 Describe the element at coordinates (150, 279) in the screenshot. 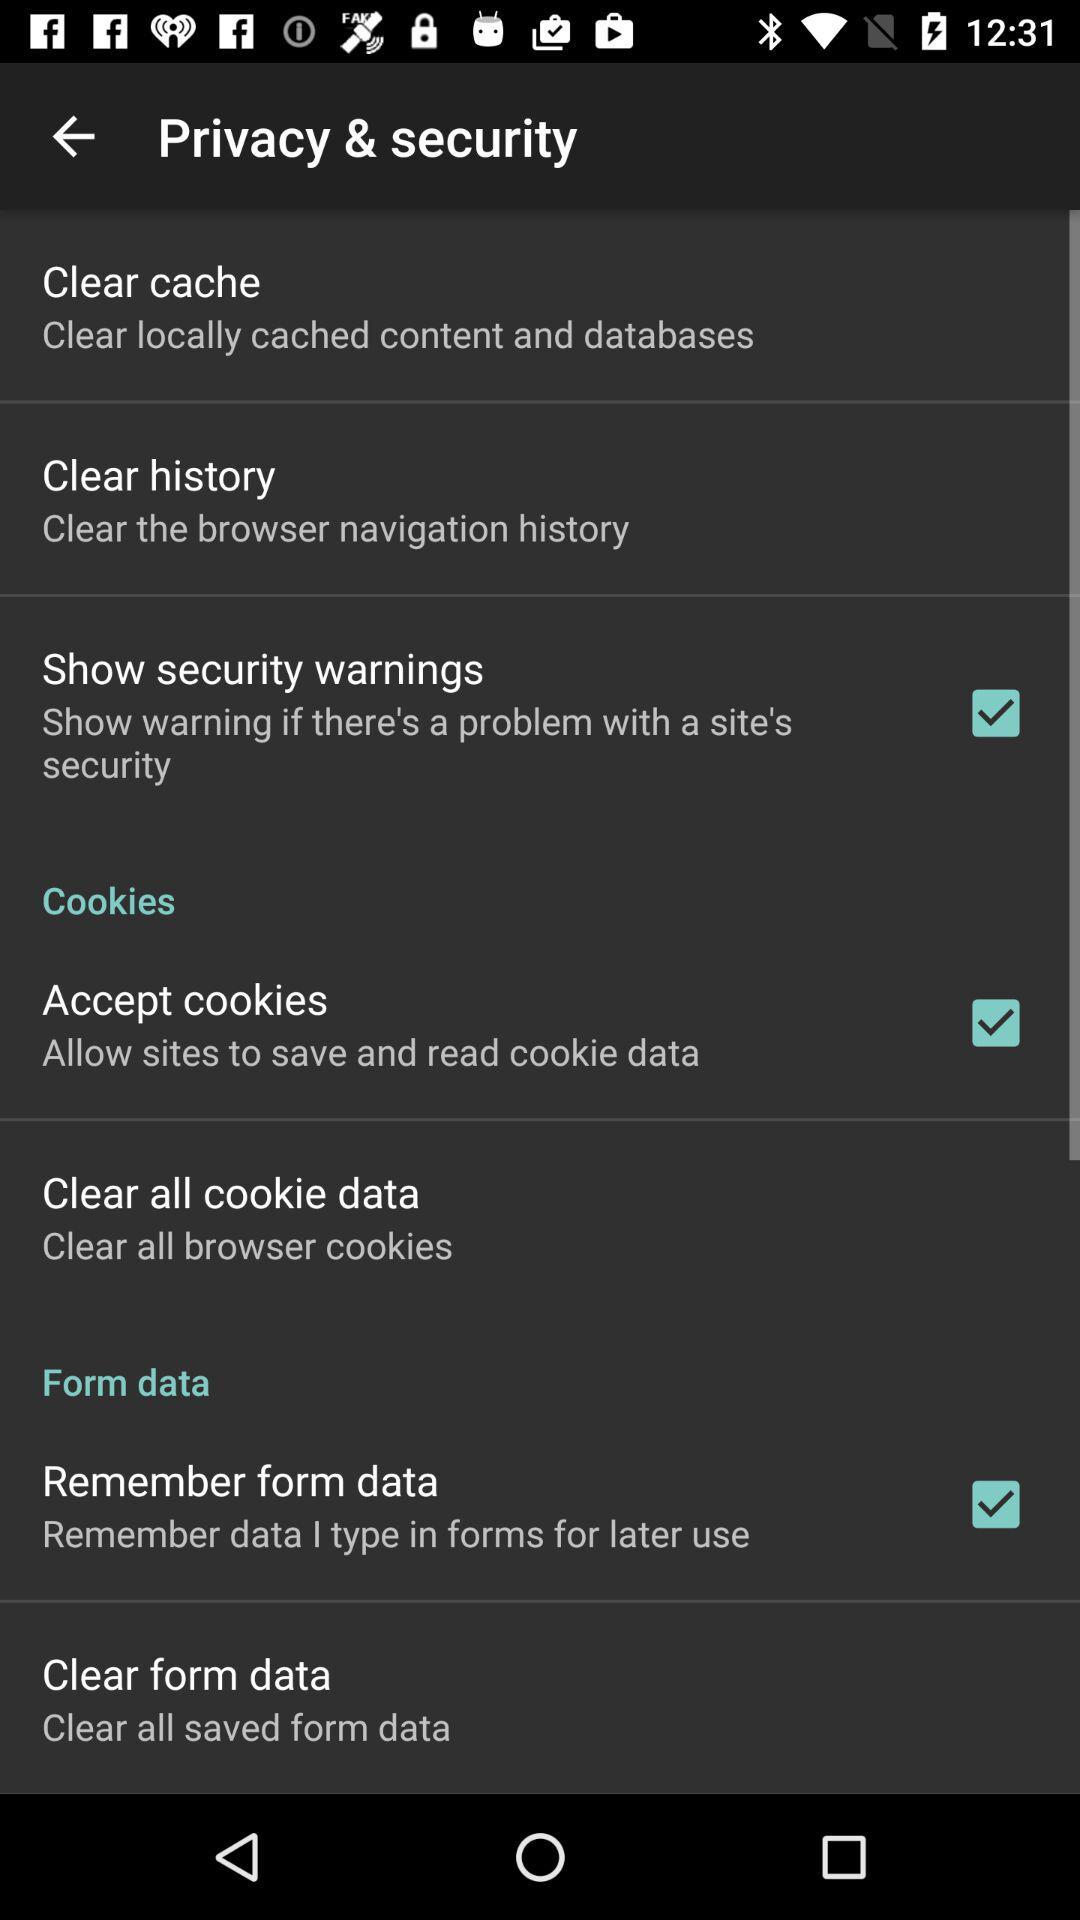

I see `the clear cache` at that location.